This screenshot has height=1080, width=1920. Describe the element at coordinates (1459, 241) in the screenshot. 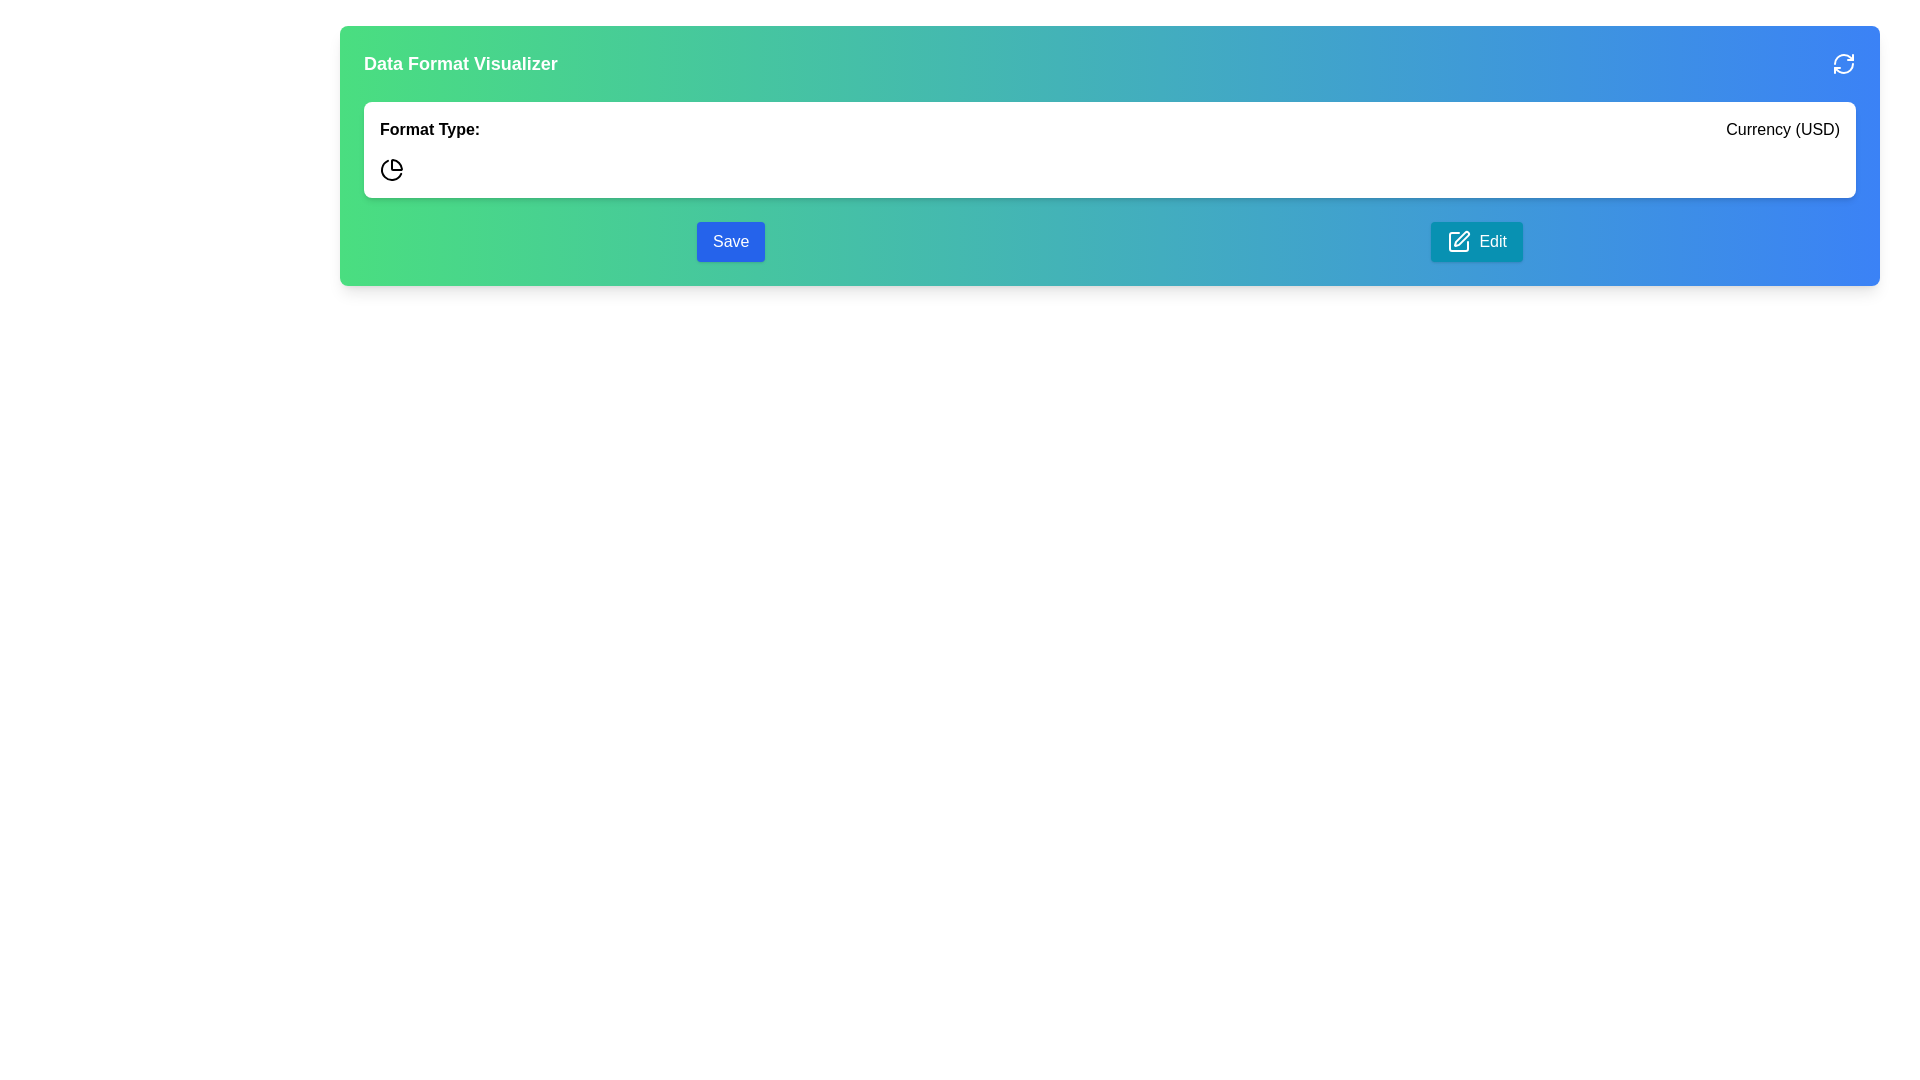

I see `the icon located to the left of the 'Edit' text within the 'Edit' button in the lower-right area of the main layout` at that location.